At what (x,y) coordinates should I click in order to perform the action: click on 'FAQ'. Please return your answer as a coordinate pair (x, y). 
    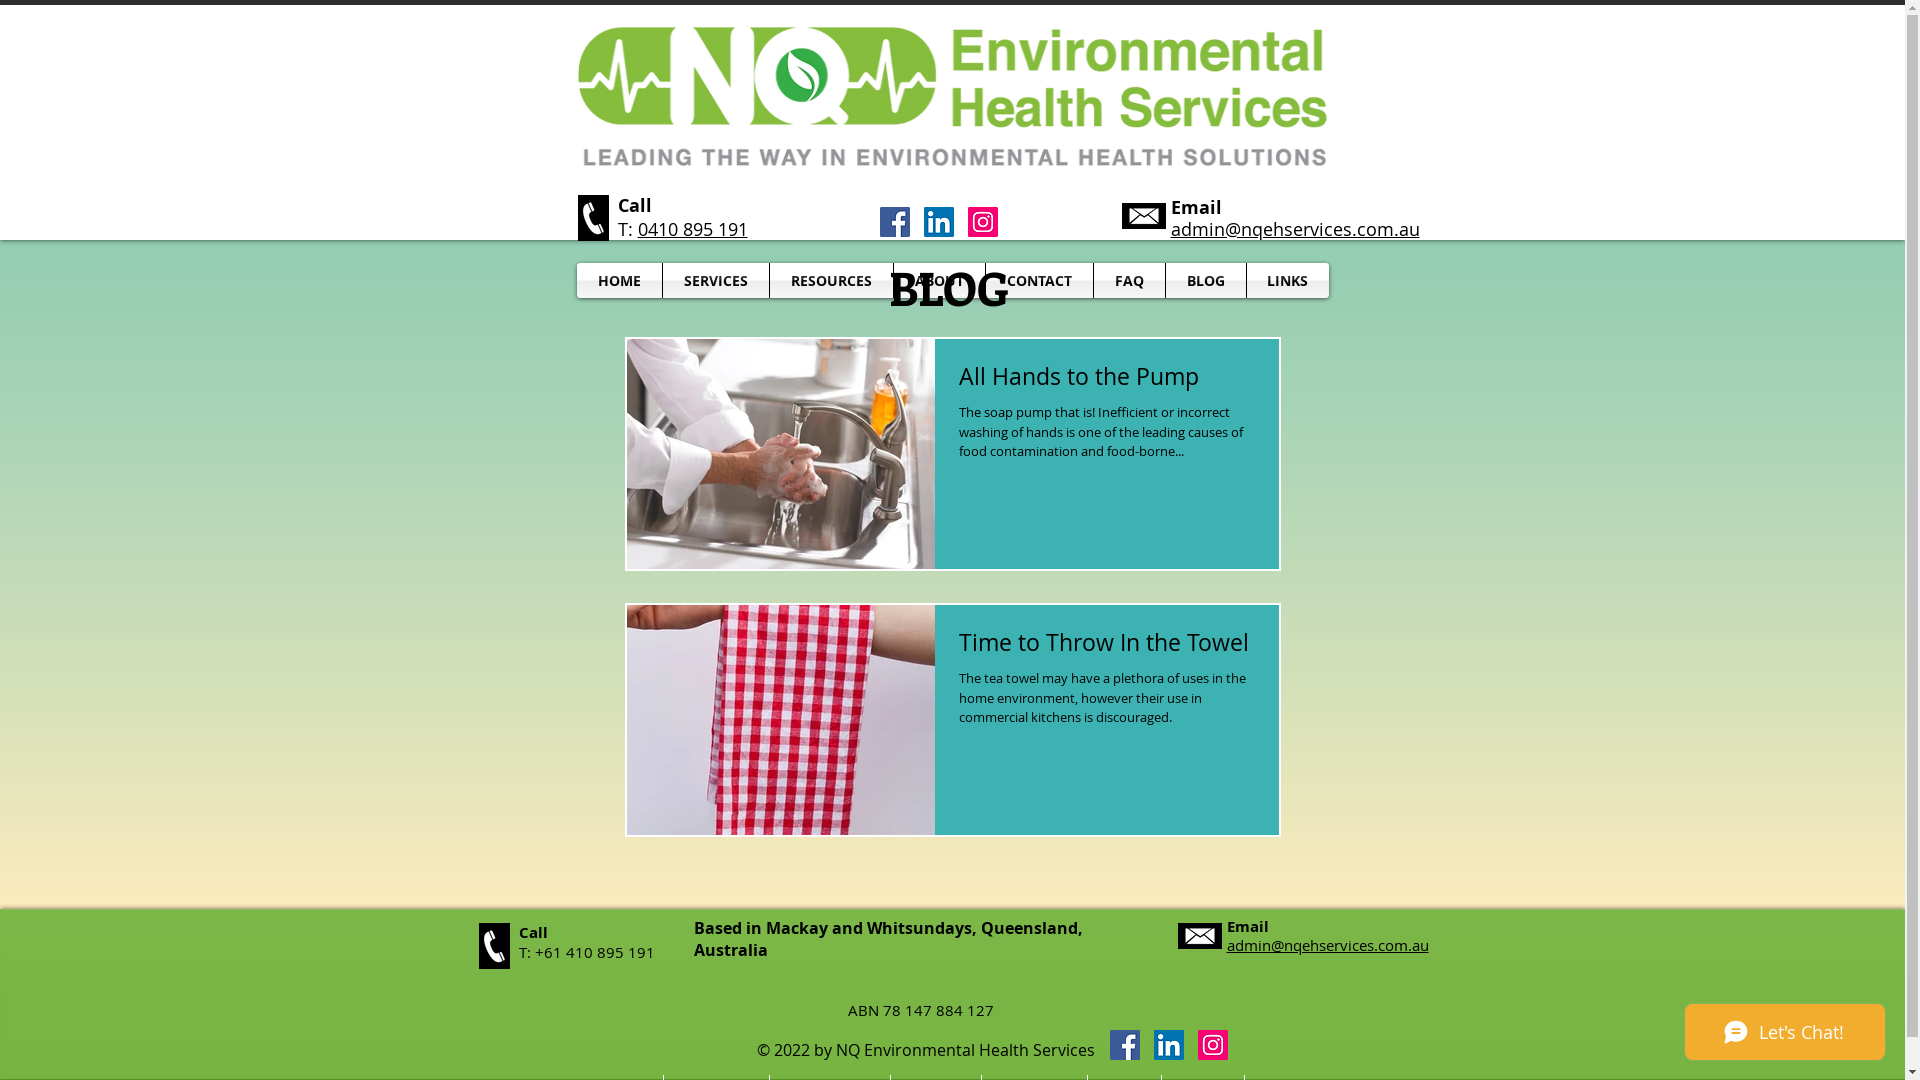
    Looking at the image, I should click on (1129, 280).